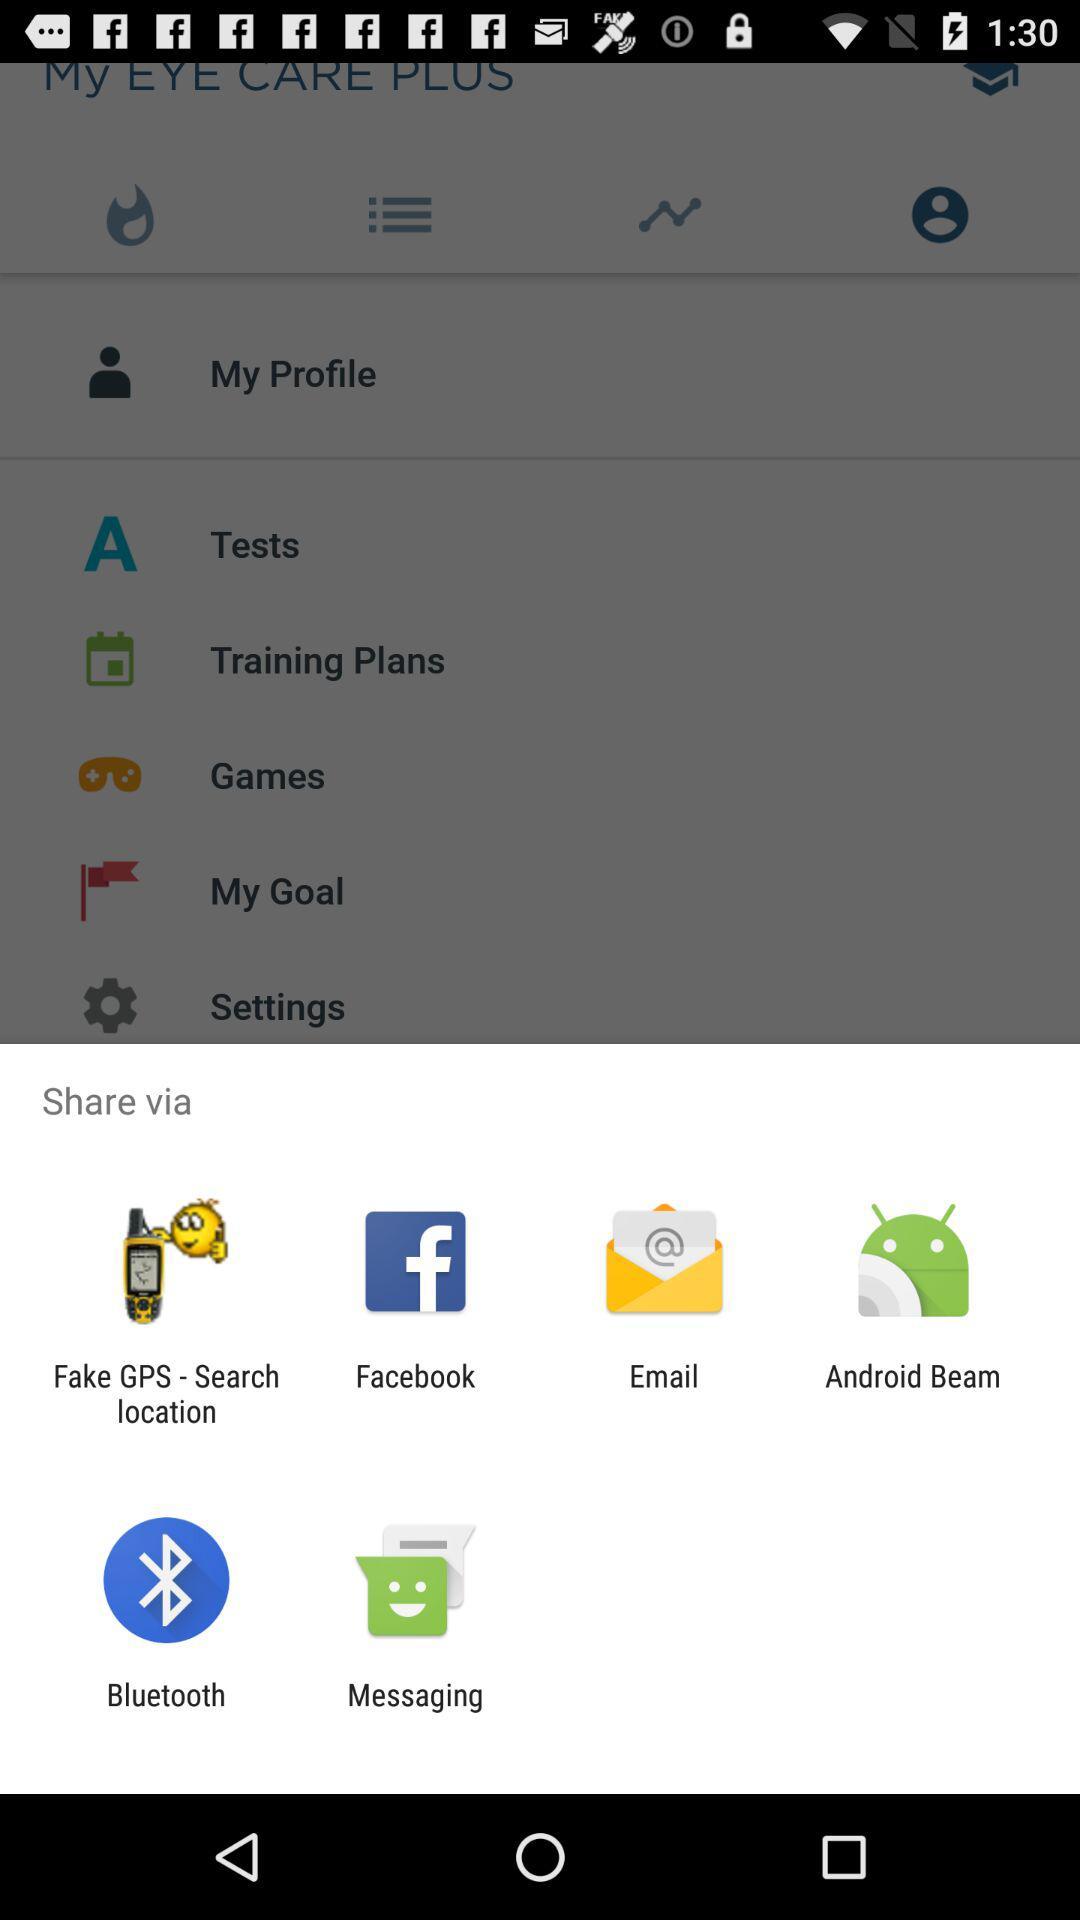 This screenshot has height=1920, width=1080. I want to click on the item to the right of fake gps search app, so click(414, 1392).